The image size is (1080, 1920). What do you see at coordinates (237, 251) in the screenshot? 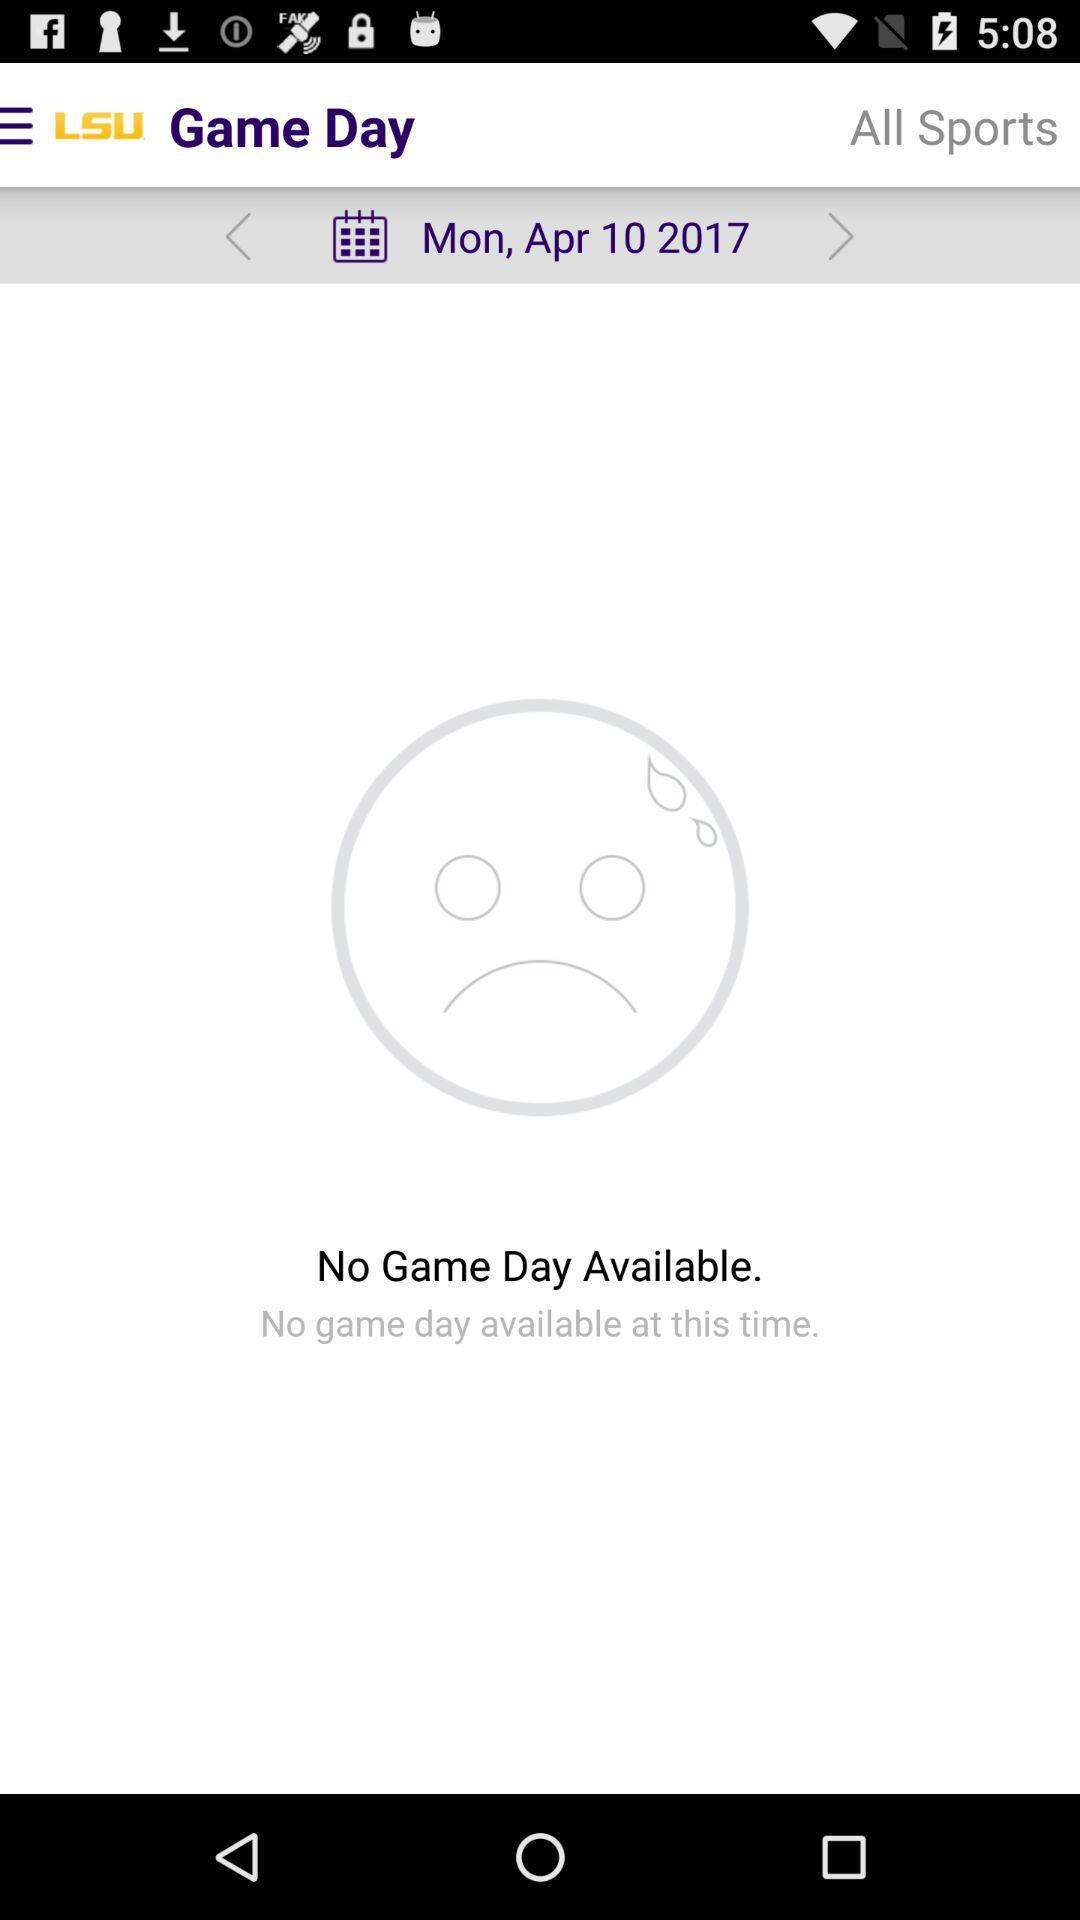
I see `the arrow_backward icon` at bounding box center [237, 251].